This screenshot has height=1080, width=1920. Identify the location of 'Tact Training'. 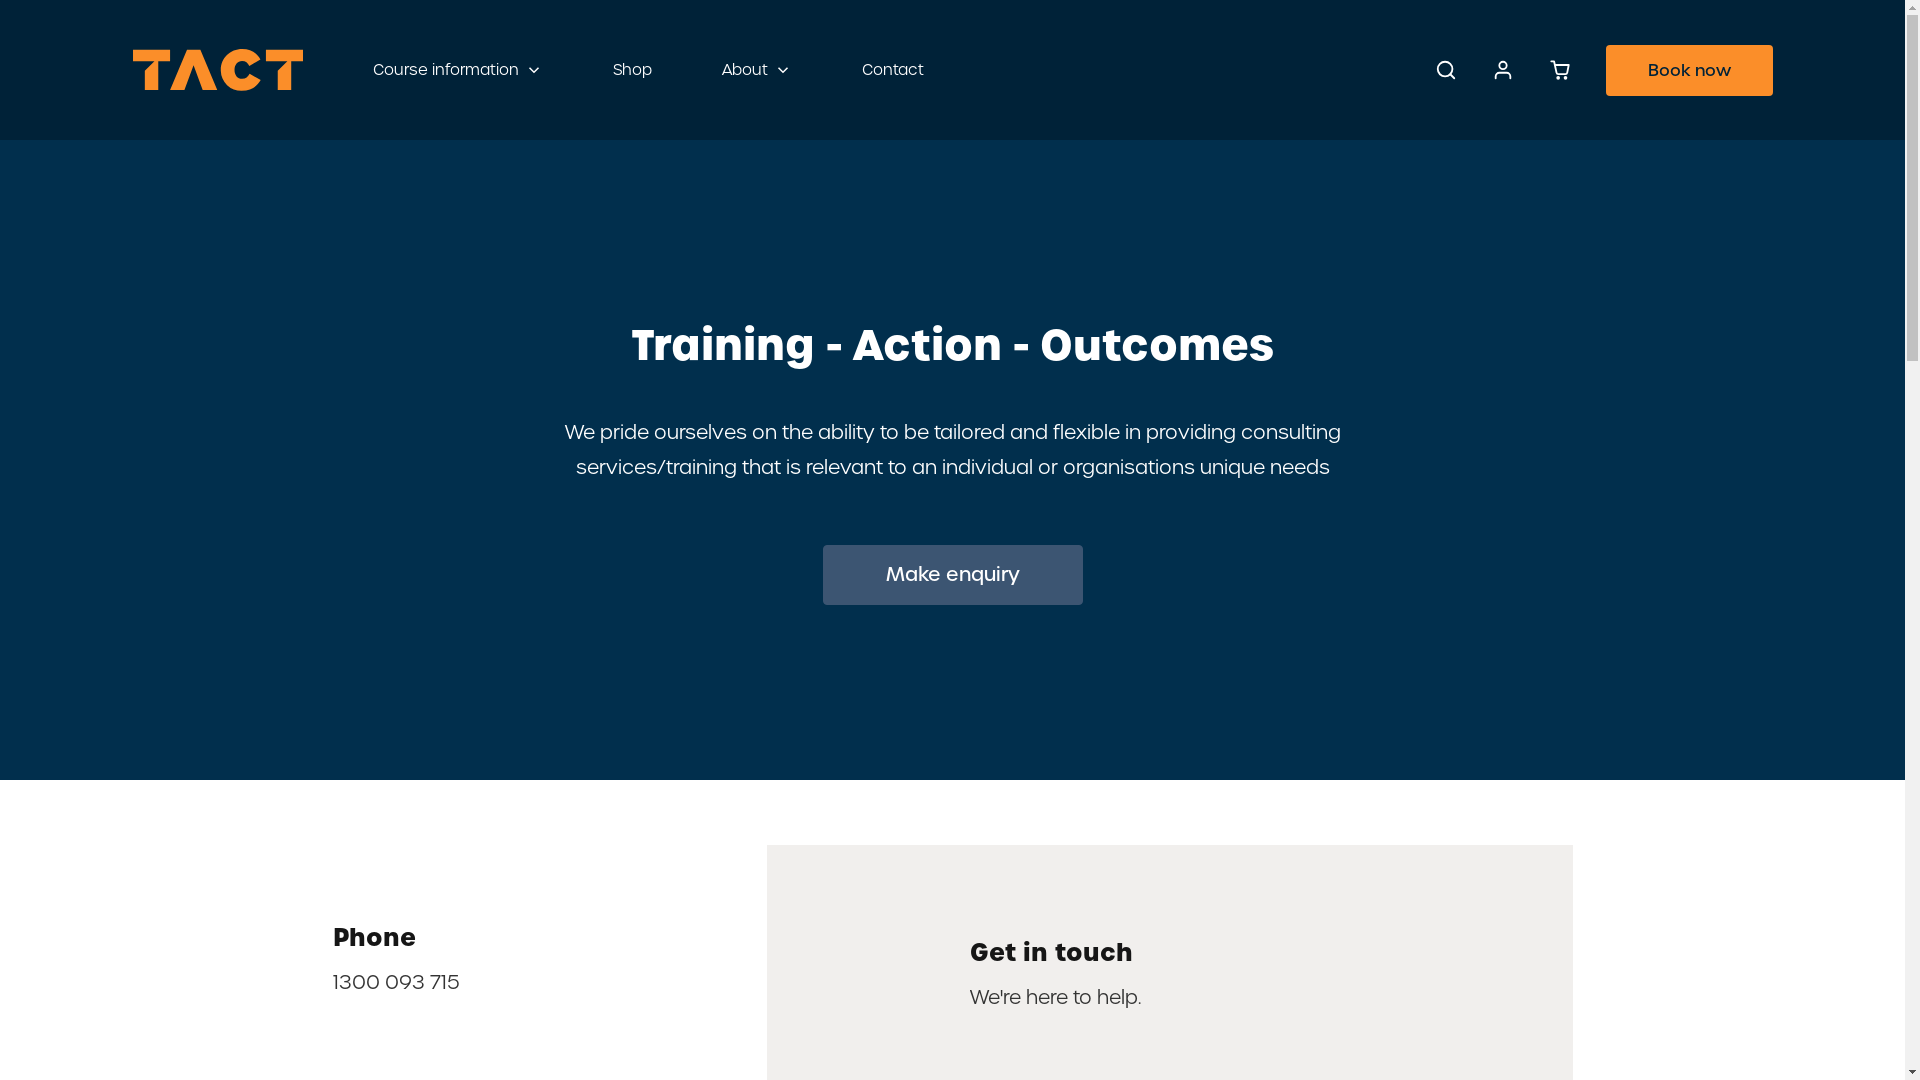
(216, 68).